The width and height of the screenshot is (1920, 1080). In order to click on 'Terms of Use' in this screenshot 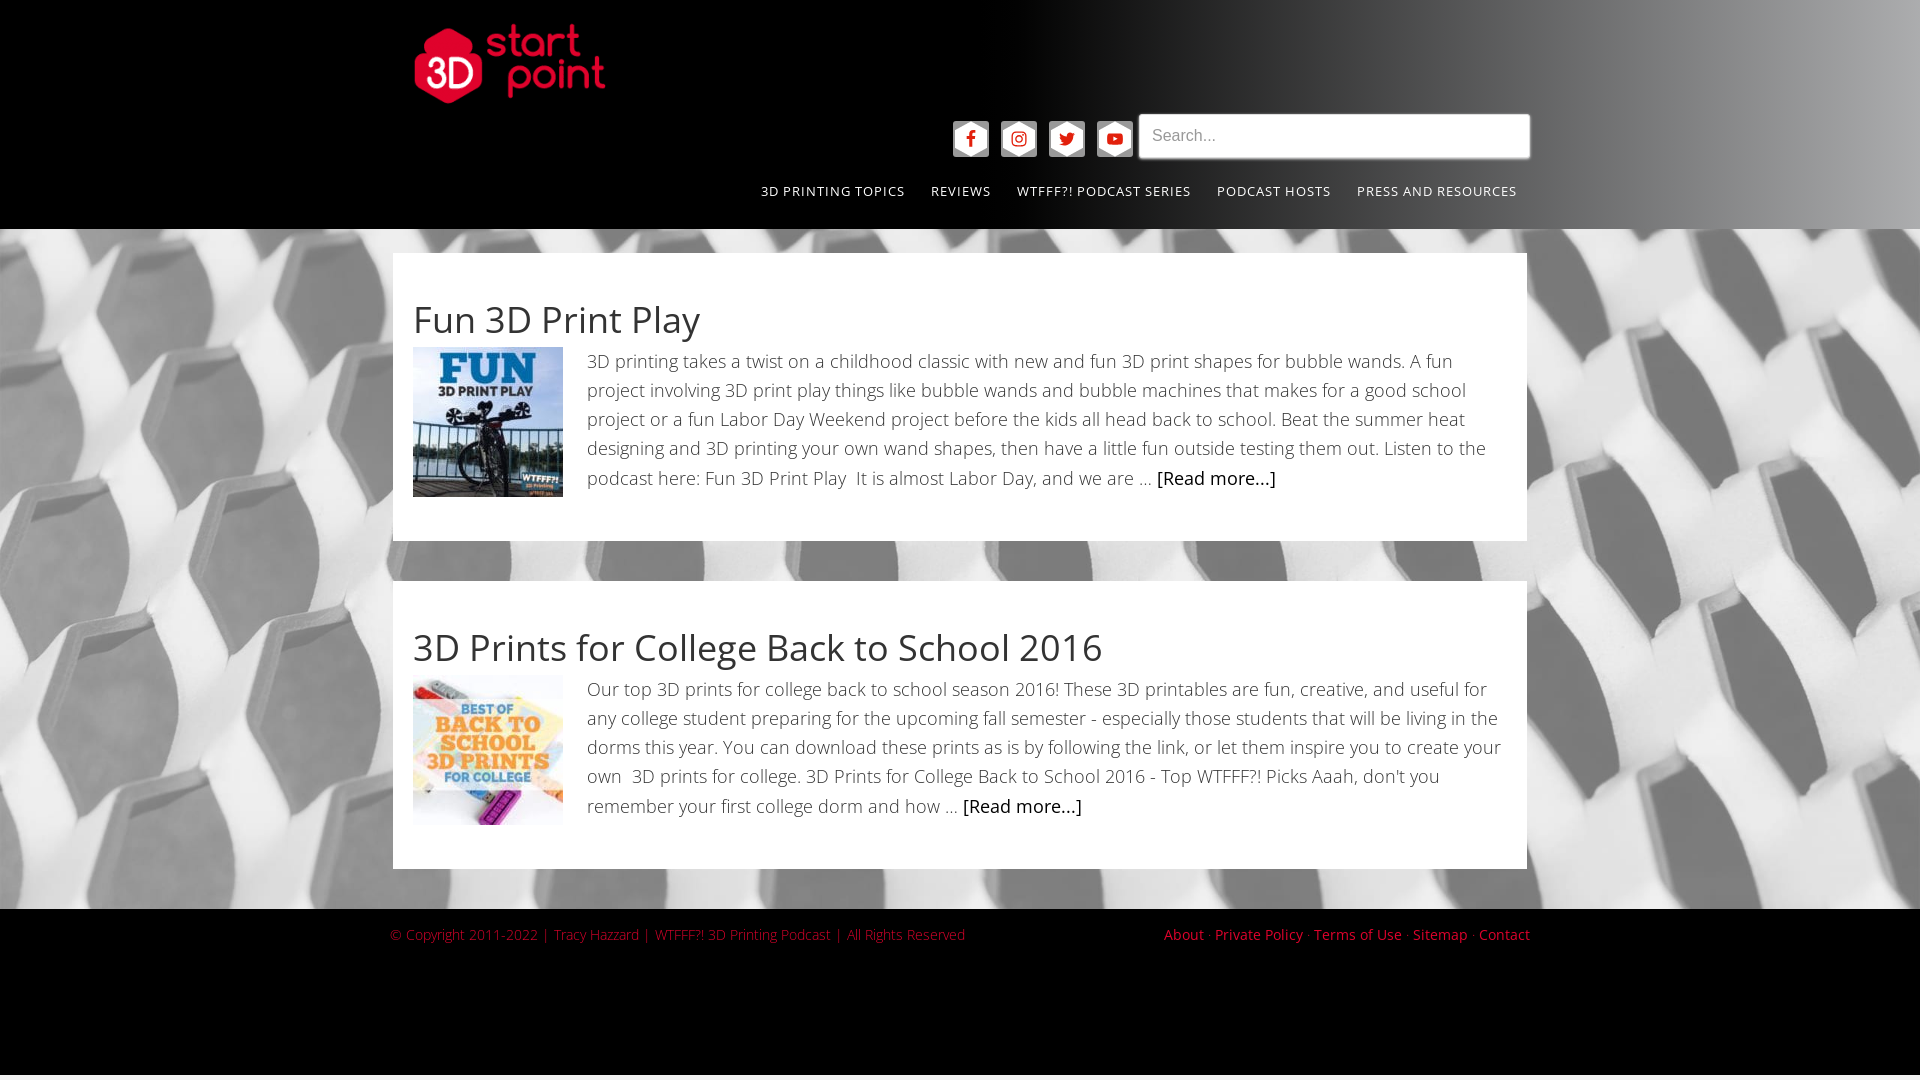, I will do `click(1314, 933)`.